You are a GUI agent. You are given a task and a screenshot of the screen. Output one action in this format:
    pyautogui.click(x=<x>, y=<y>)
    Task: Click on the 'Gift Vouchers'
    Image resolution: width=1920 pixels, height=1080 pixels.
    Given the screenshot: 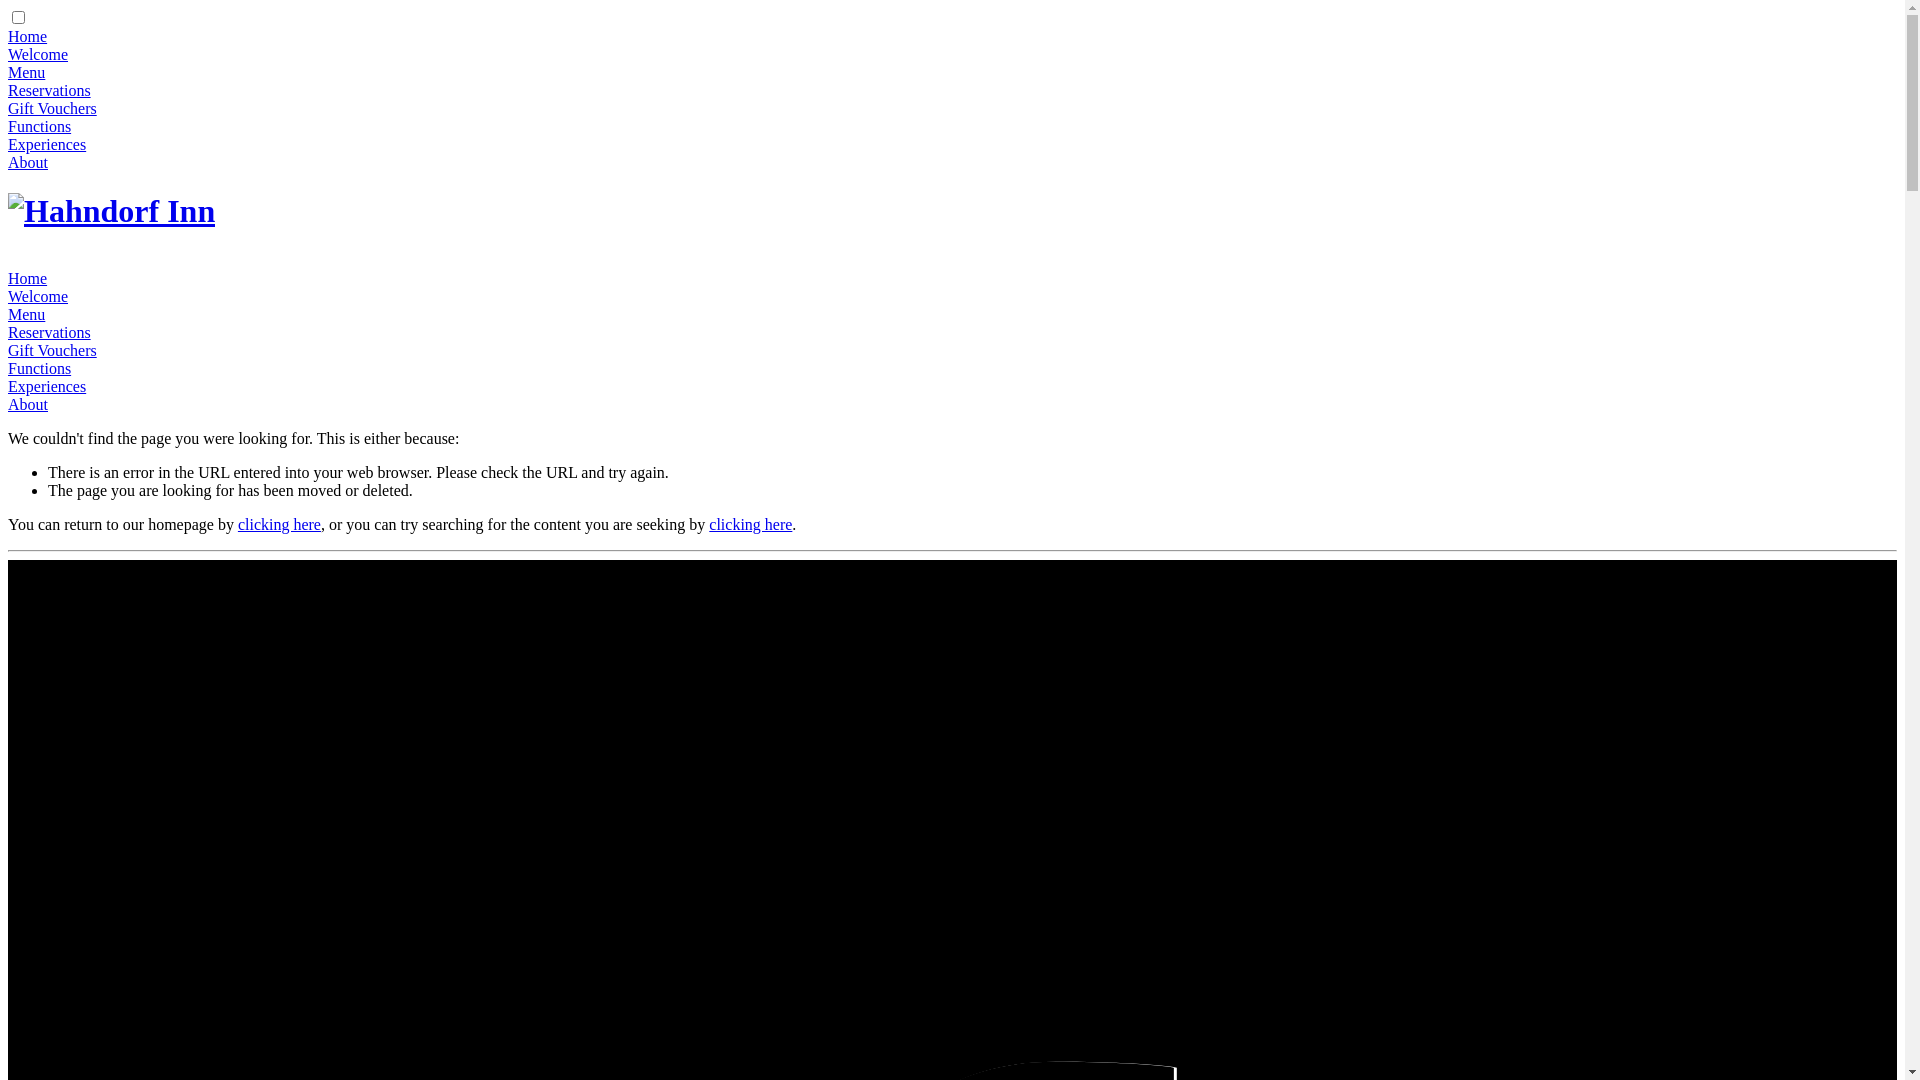 What is the action you would take?
    pyautogui.click(x=52, y=349)
    